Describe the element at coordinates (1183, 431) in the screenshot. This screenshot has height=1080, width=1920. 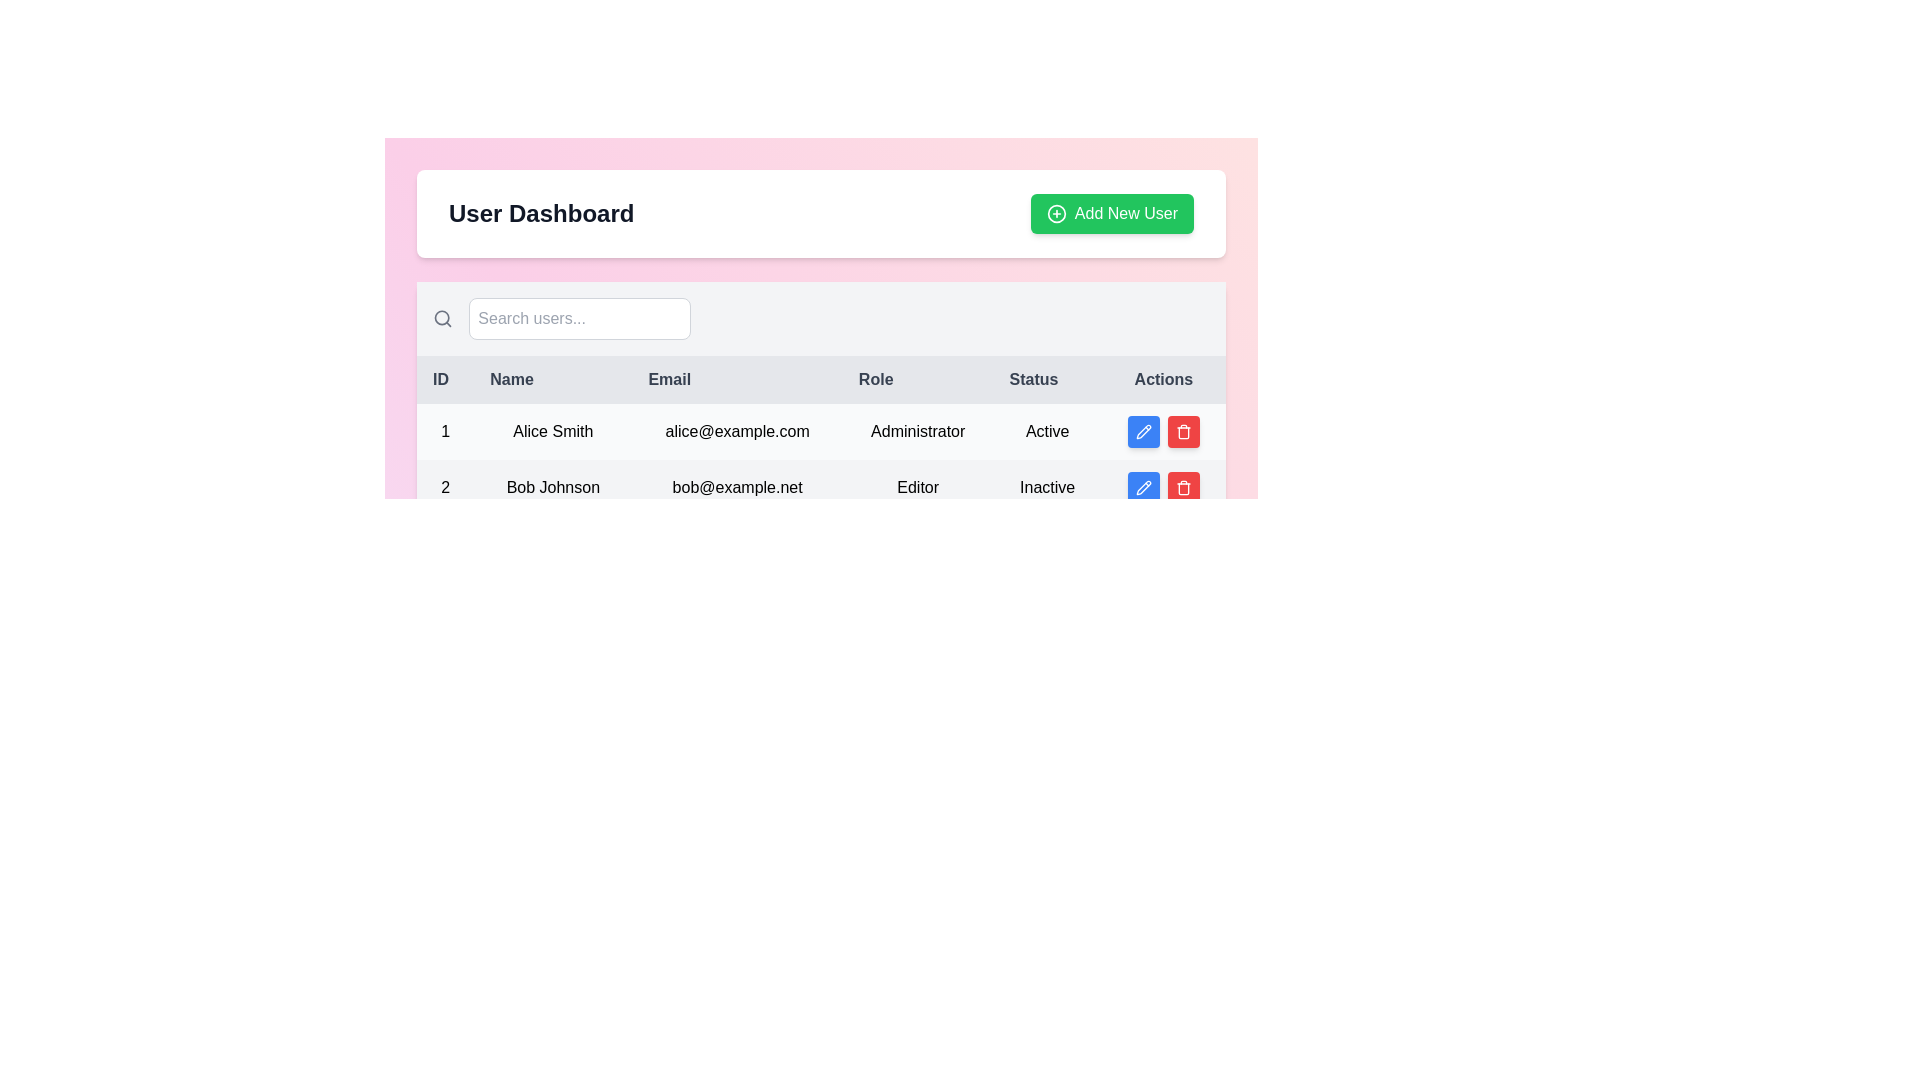
I see `the visually striking red delete button with a trash can icon located in the 'Actions' column next to the blue edit button for Bob Johnson` at that location.